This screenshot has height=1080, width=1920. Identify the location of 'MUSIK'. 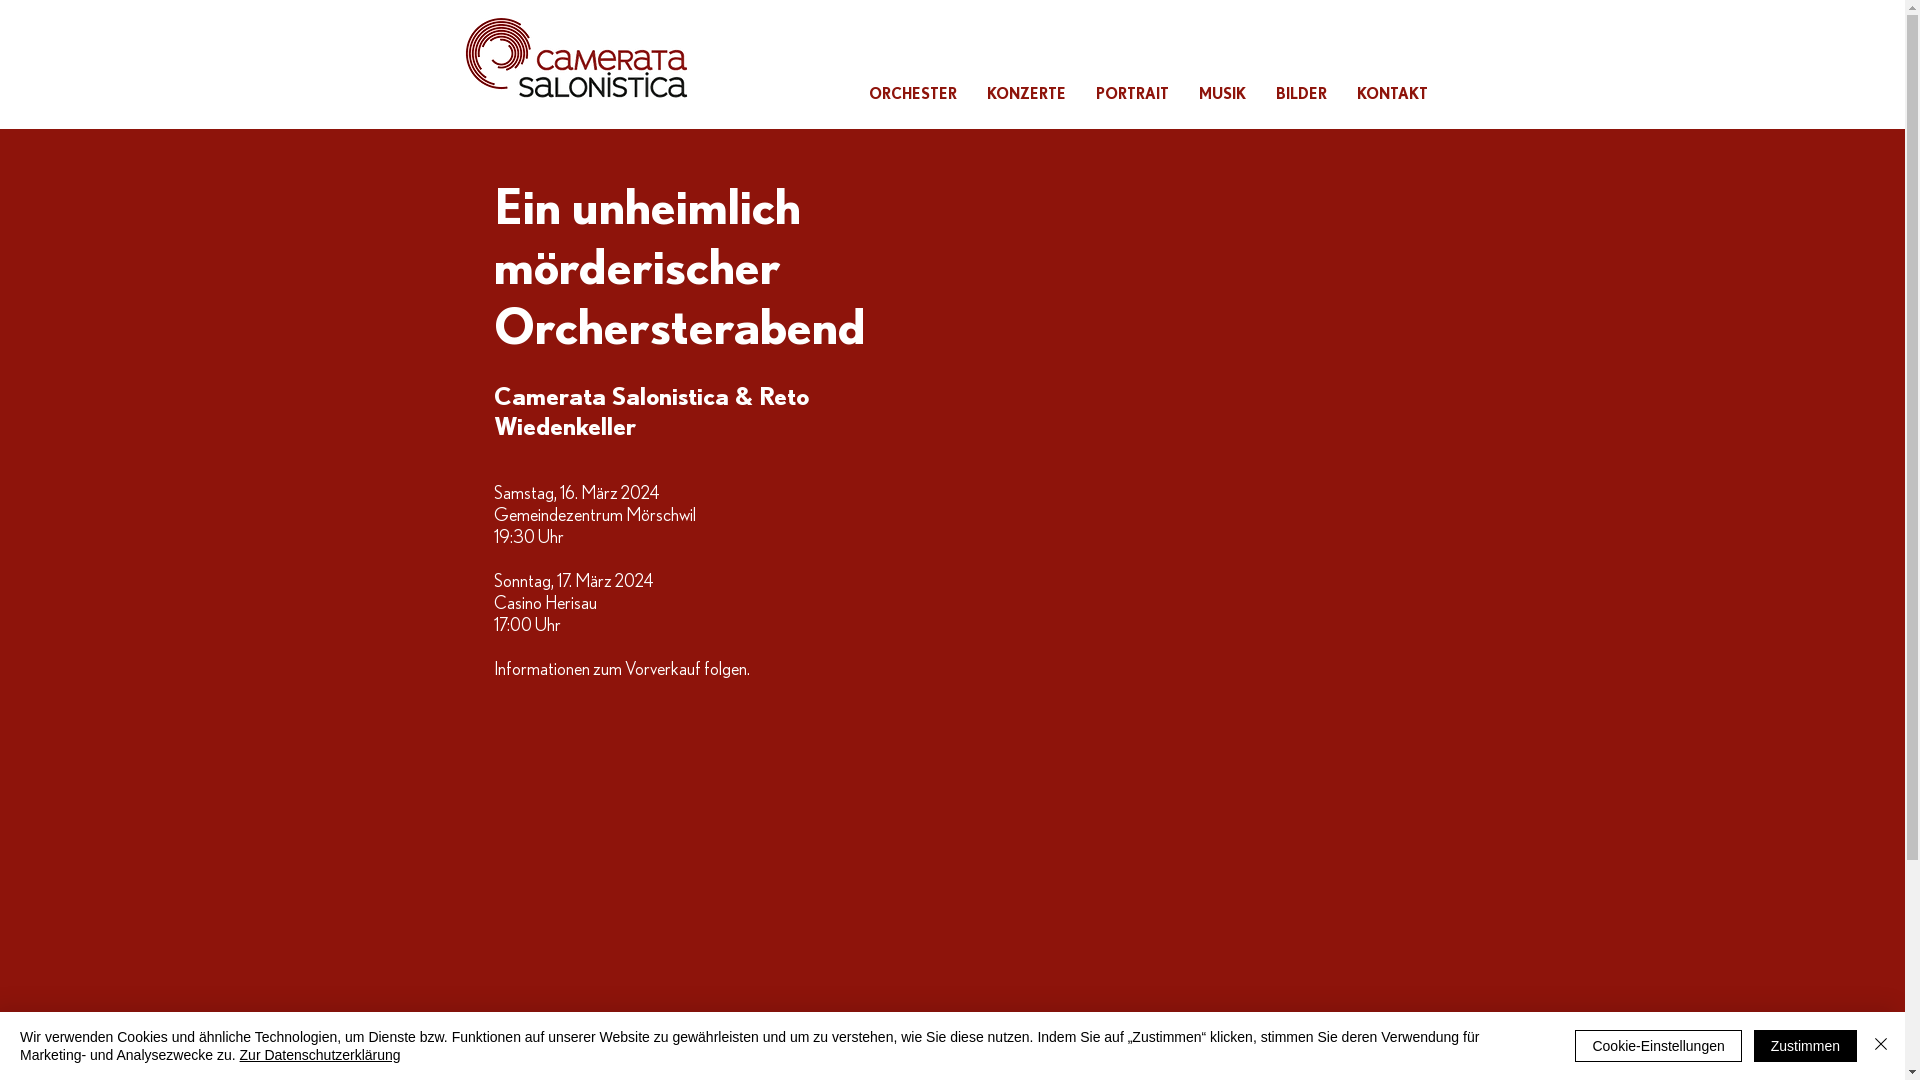
(1184, 94).